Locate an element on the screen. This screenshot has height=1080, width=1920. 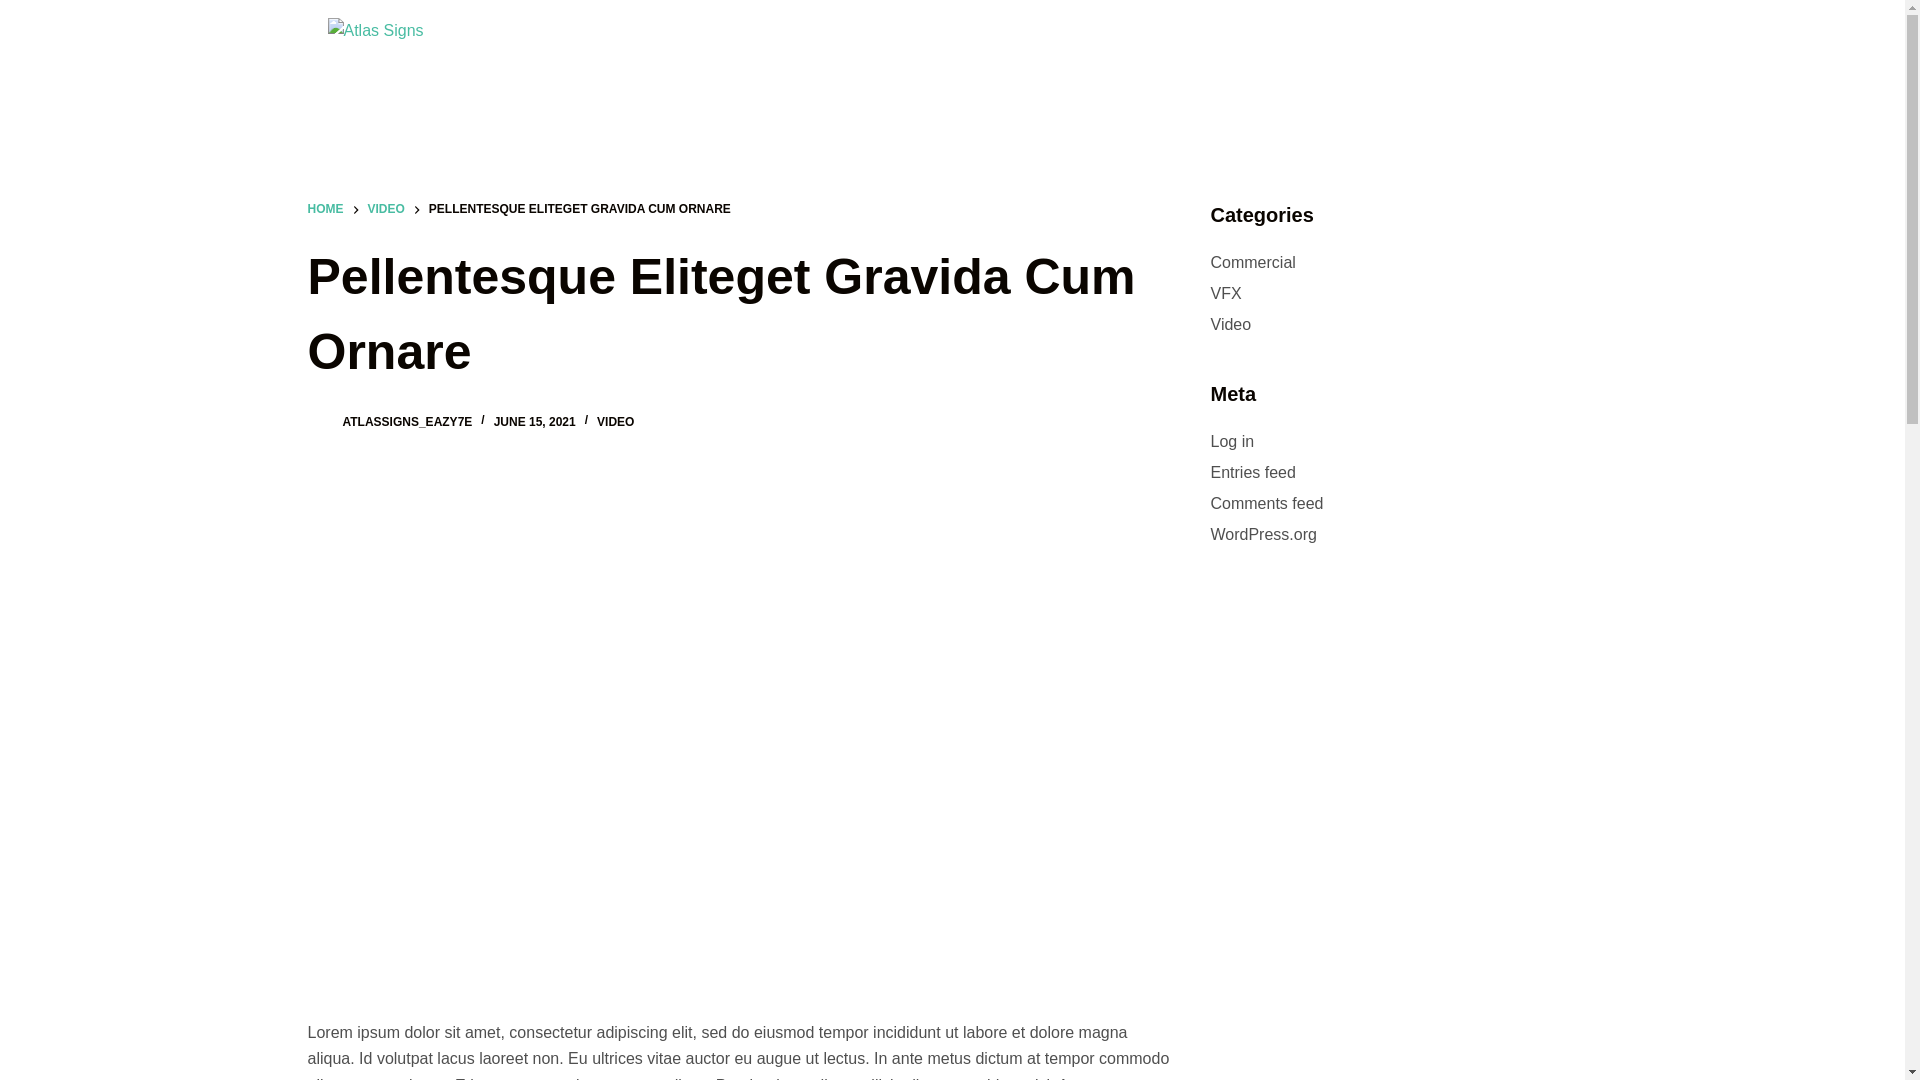
'ATLASSIGNS_EAZY7E' is located at coordinates (406, 420).